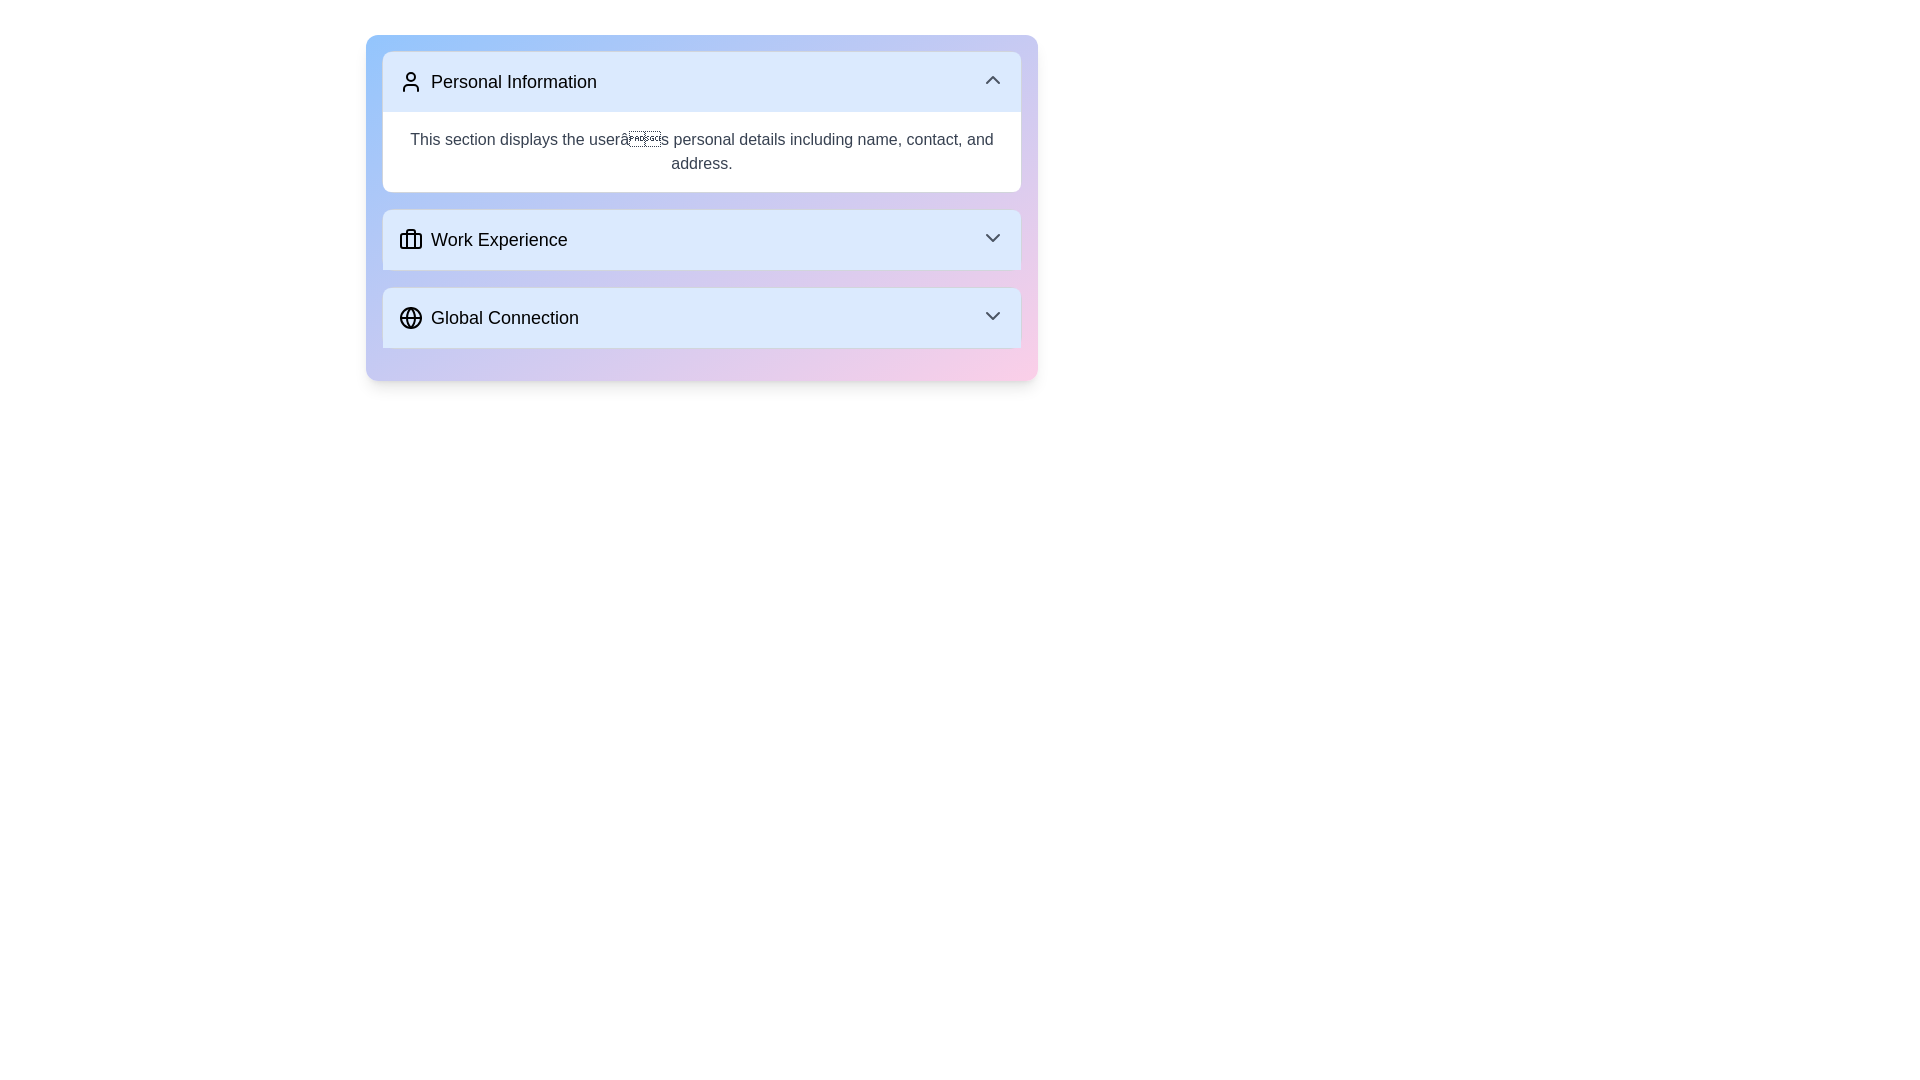 This screenshot has height=1080, width=1920. What do you see at coordinates (410, 238) in the screenshot?
I see `the 'Work Experience' icon to interact with it, as it is positioned to the left of the 'Work Experience' text in the interface` at bounding box center [410, 238].